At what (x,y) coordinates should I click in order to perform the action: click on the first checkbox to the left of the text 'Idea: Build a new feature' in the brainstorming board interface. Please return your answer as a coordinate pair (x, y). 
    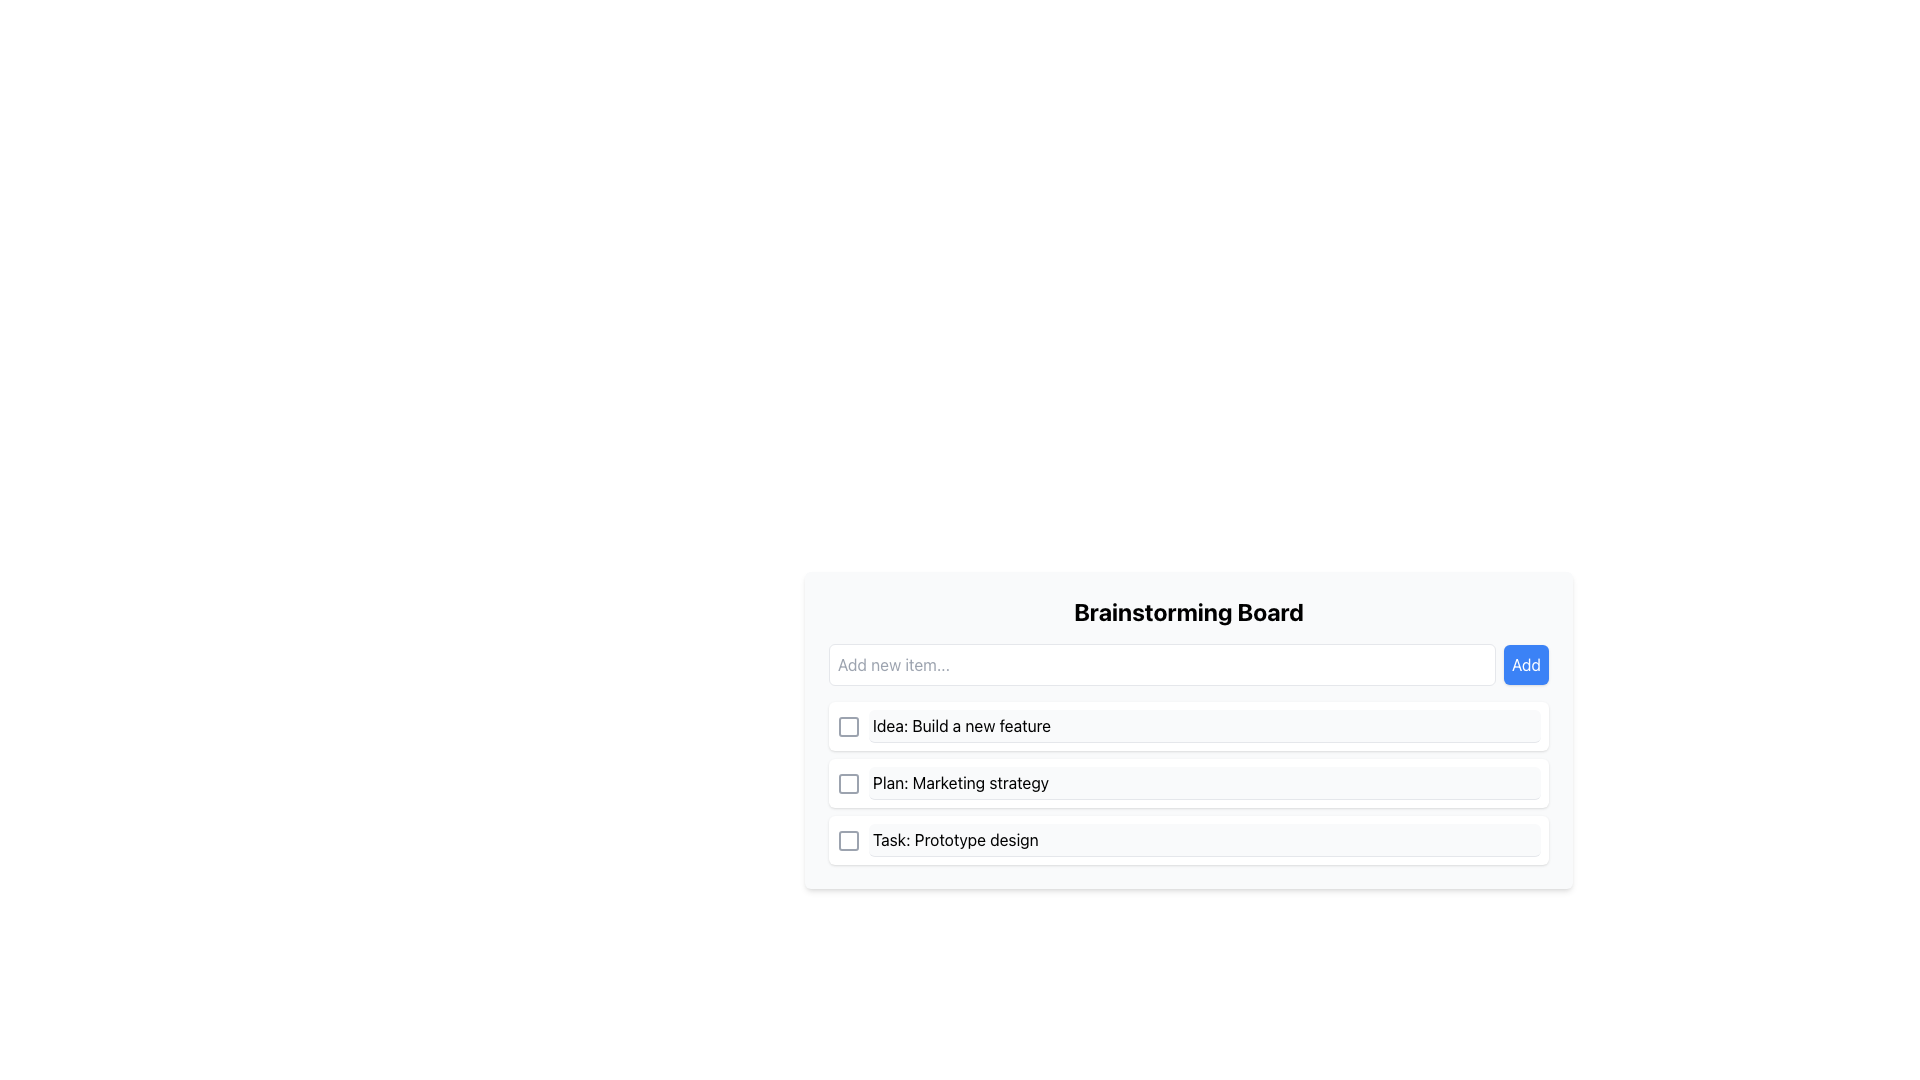
    Looking at the image, I should click on (849, 725).